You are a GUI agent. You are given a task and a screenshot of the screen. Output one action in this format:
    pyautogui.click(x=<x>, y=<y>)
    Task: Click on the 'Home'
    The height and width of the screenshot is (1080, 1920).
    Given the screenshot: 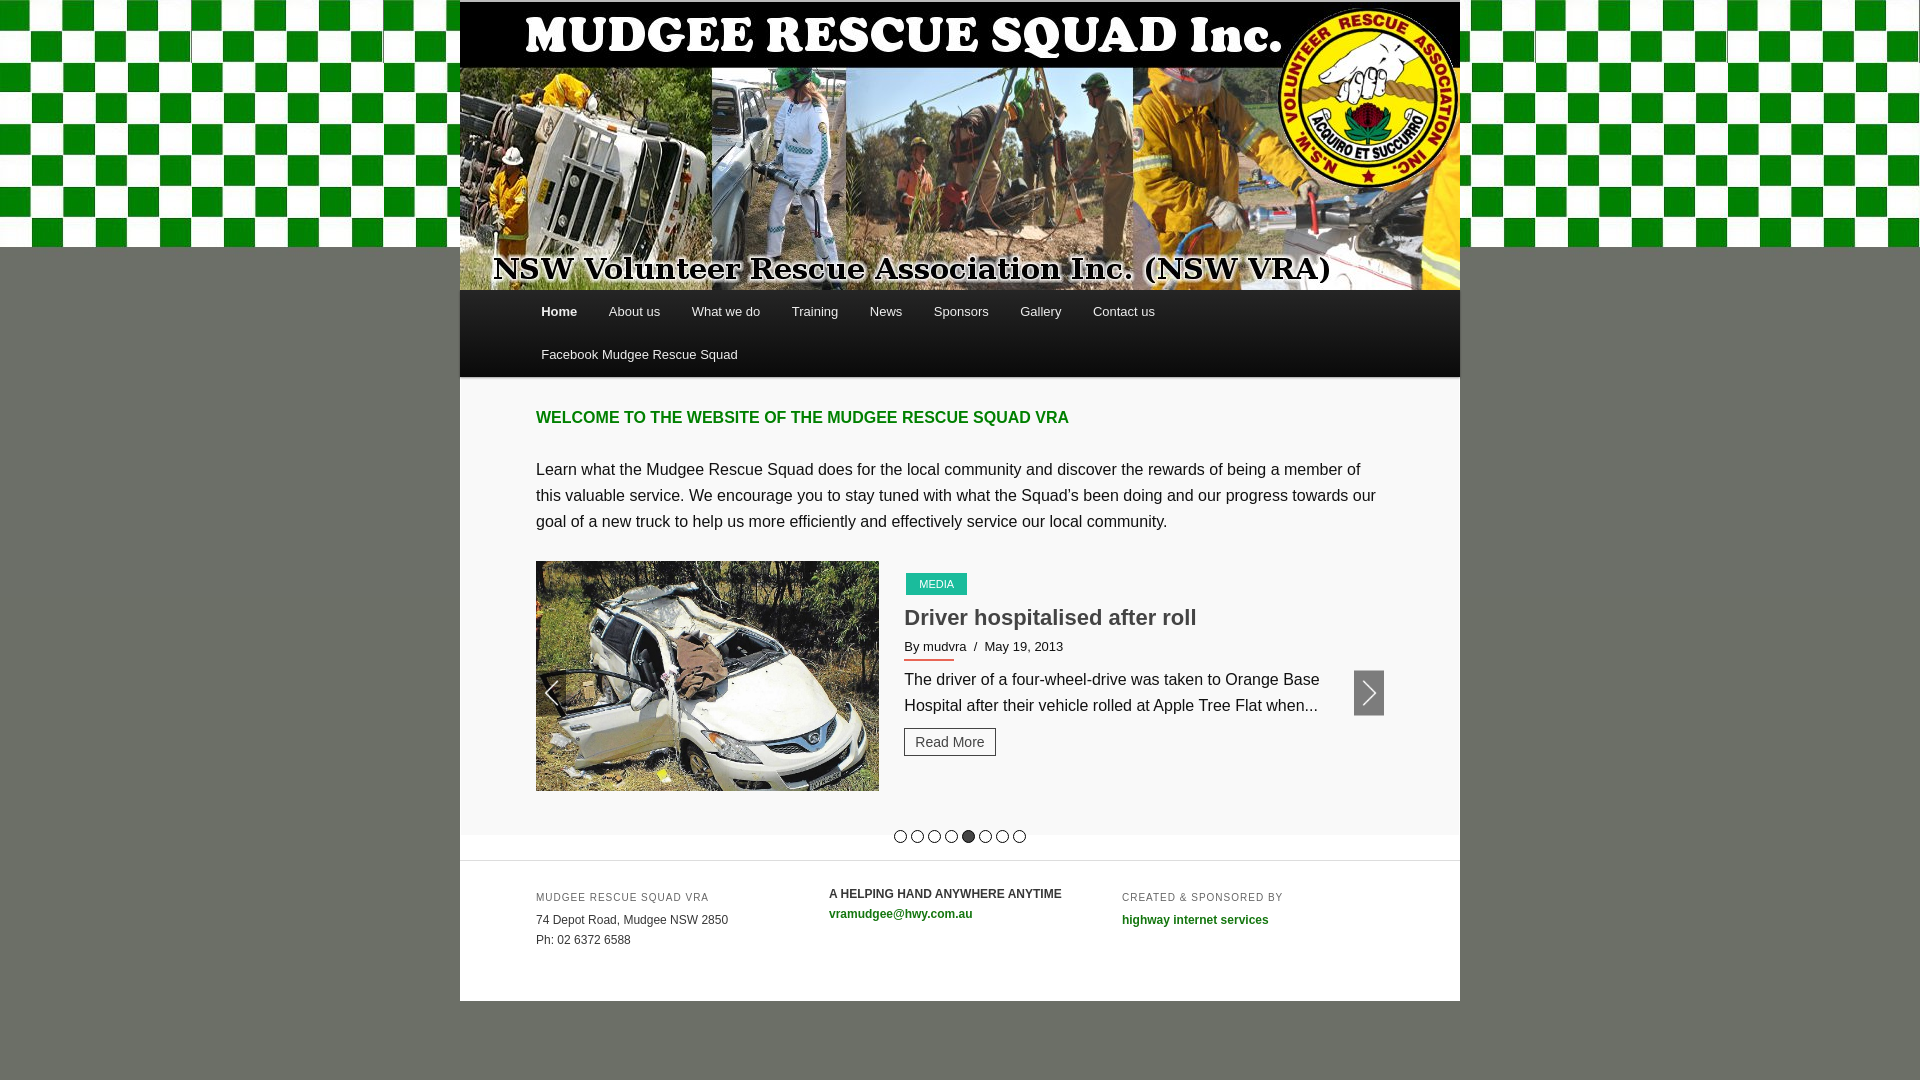 What is the action you would take?
    pyautogui.click(x=558, y=311)
    